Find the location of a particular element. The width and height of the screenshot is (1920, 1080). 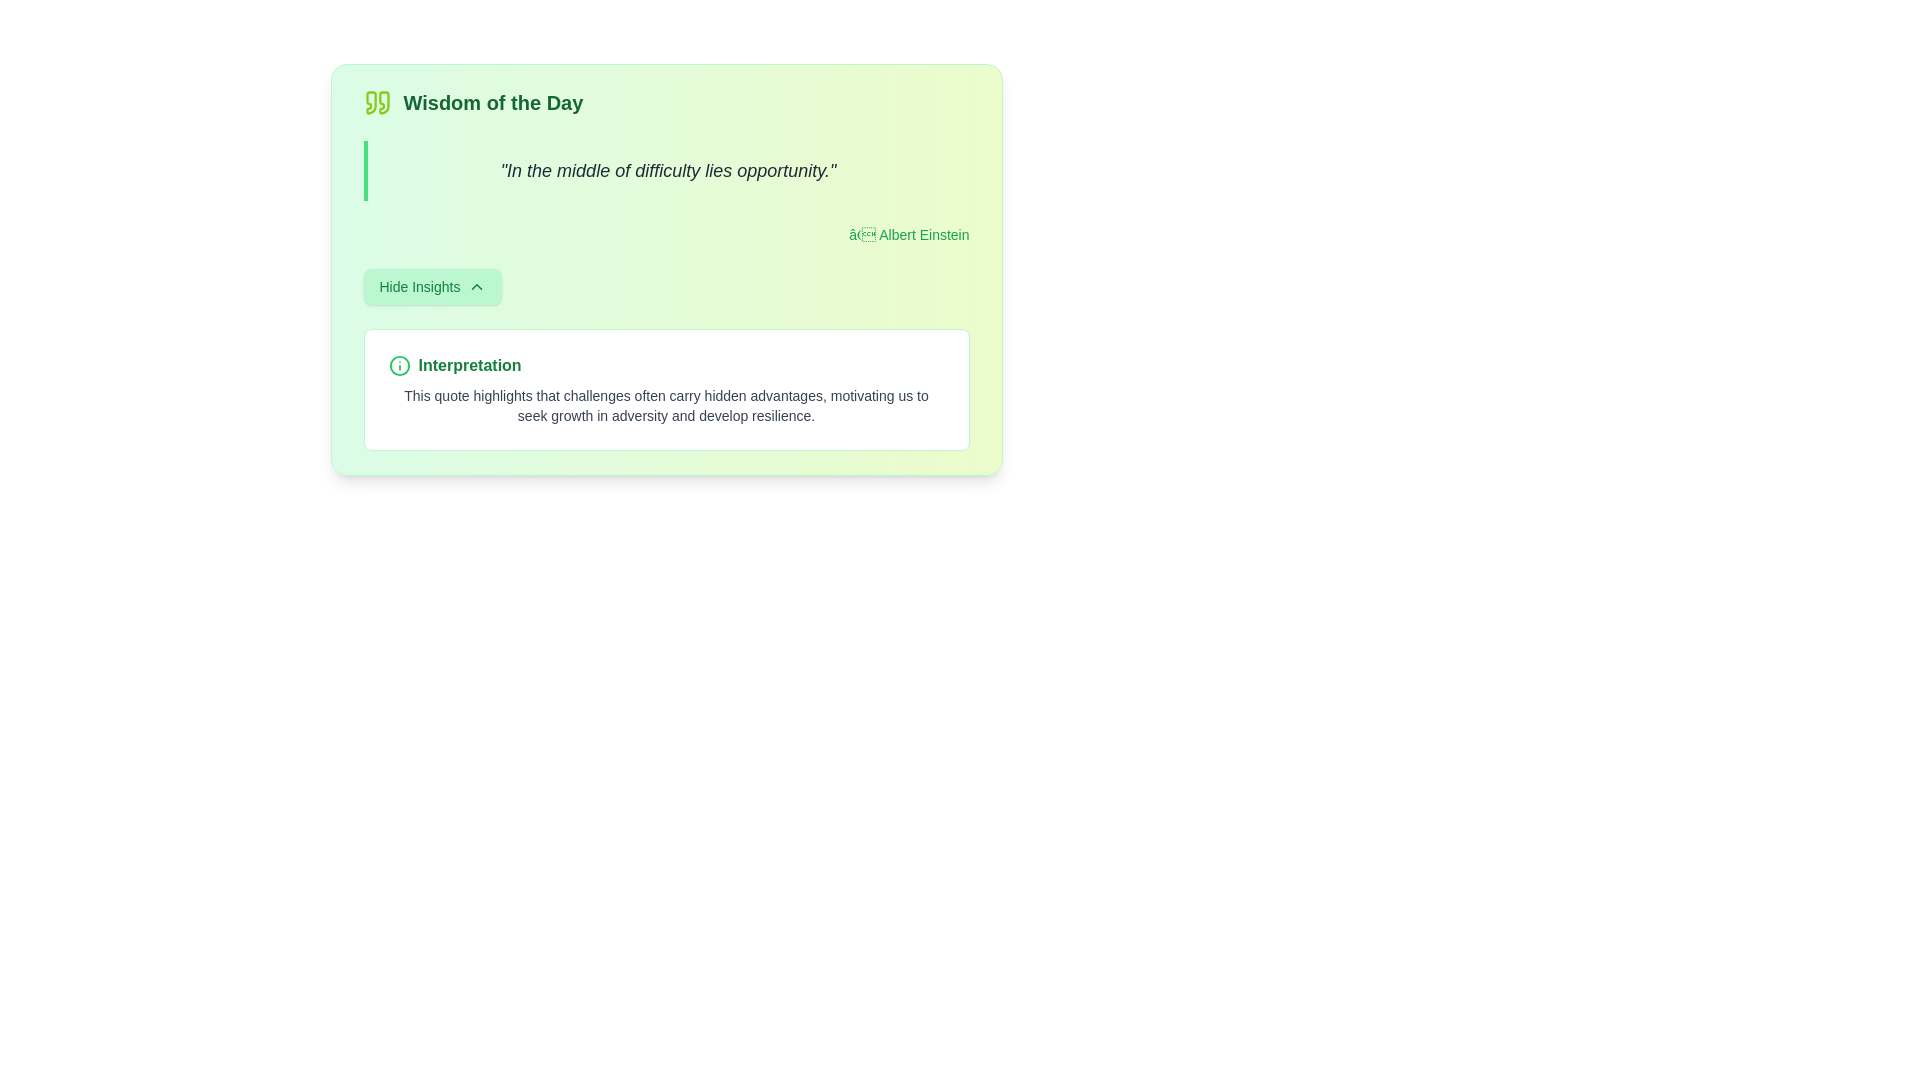

the information icon, which is a green circle with a lowercase 'i' inside, located to the left of the bold green text label 'Interpretation' is located at coordinates (399, 366).